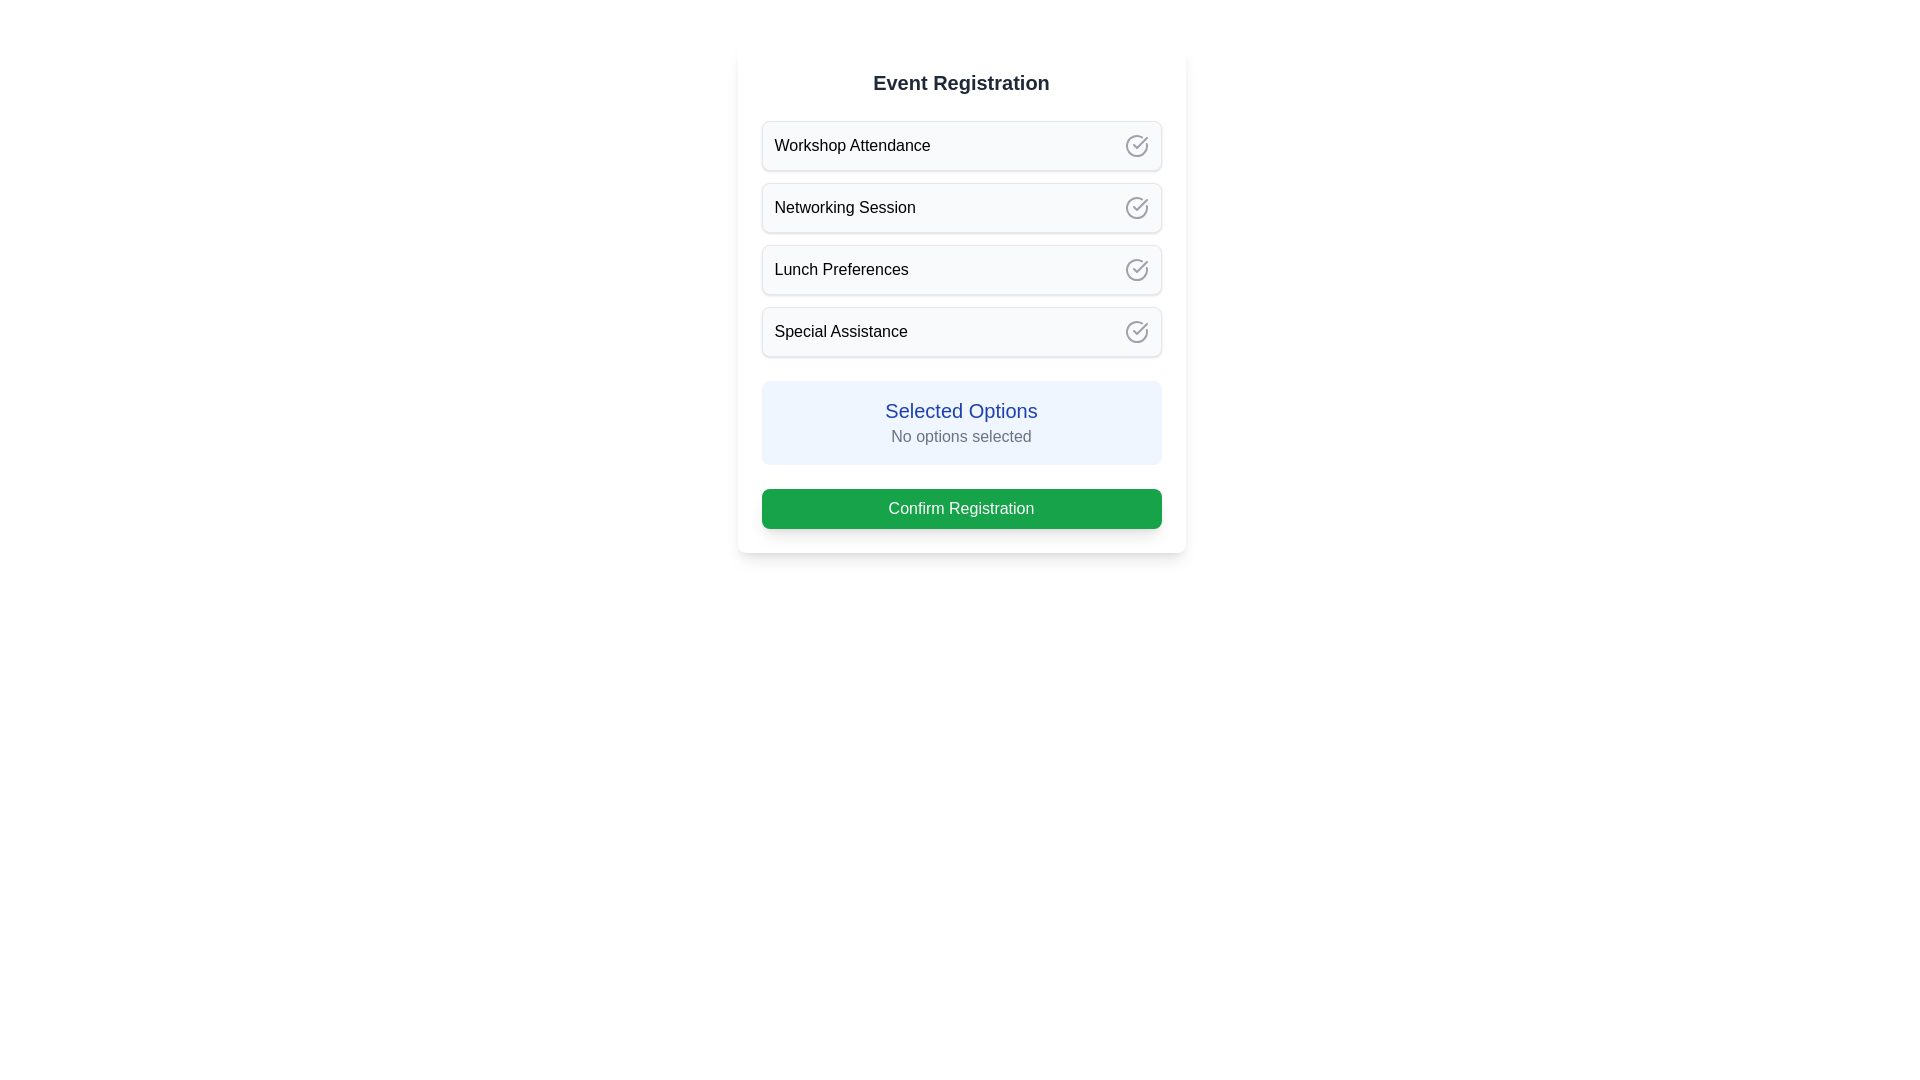 The width and height of the screenshot is (1920, 1080). Describe the element at coordinates (852, 145) in the screenshot. I see `the 'Workshop Attendance' text label, which is displayed in medium-sized black font on a light-gray background, located beneath the 'Event Registration' title and next to a check icon` at that location.